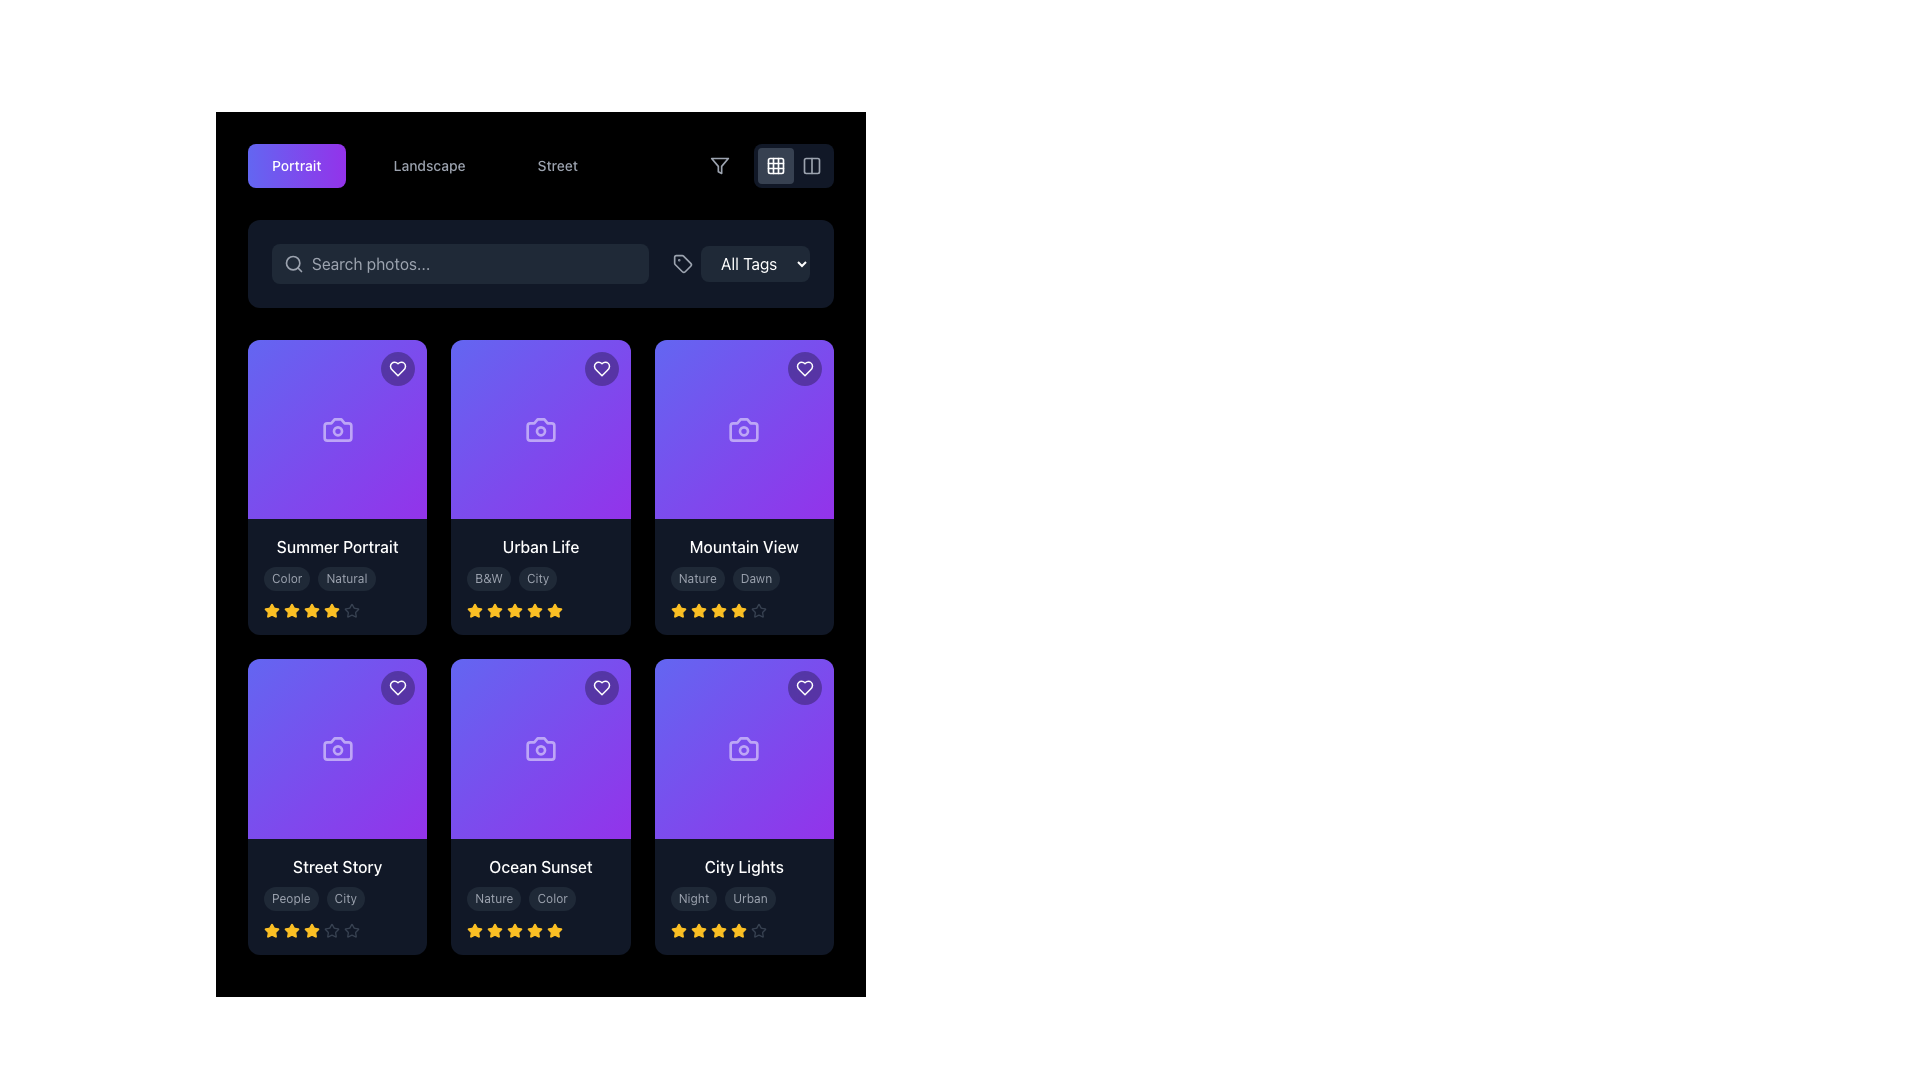  Describe the element at coordinates (811, 164) in the screenshot. I see `the rectangular button with rounded corners, which has a gray outline and a dual-column icon` at that location.